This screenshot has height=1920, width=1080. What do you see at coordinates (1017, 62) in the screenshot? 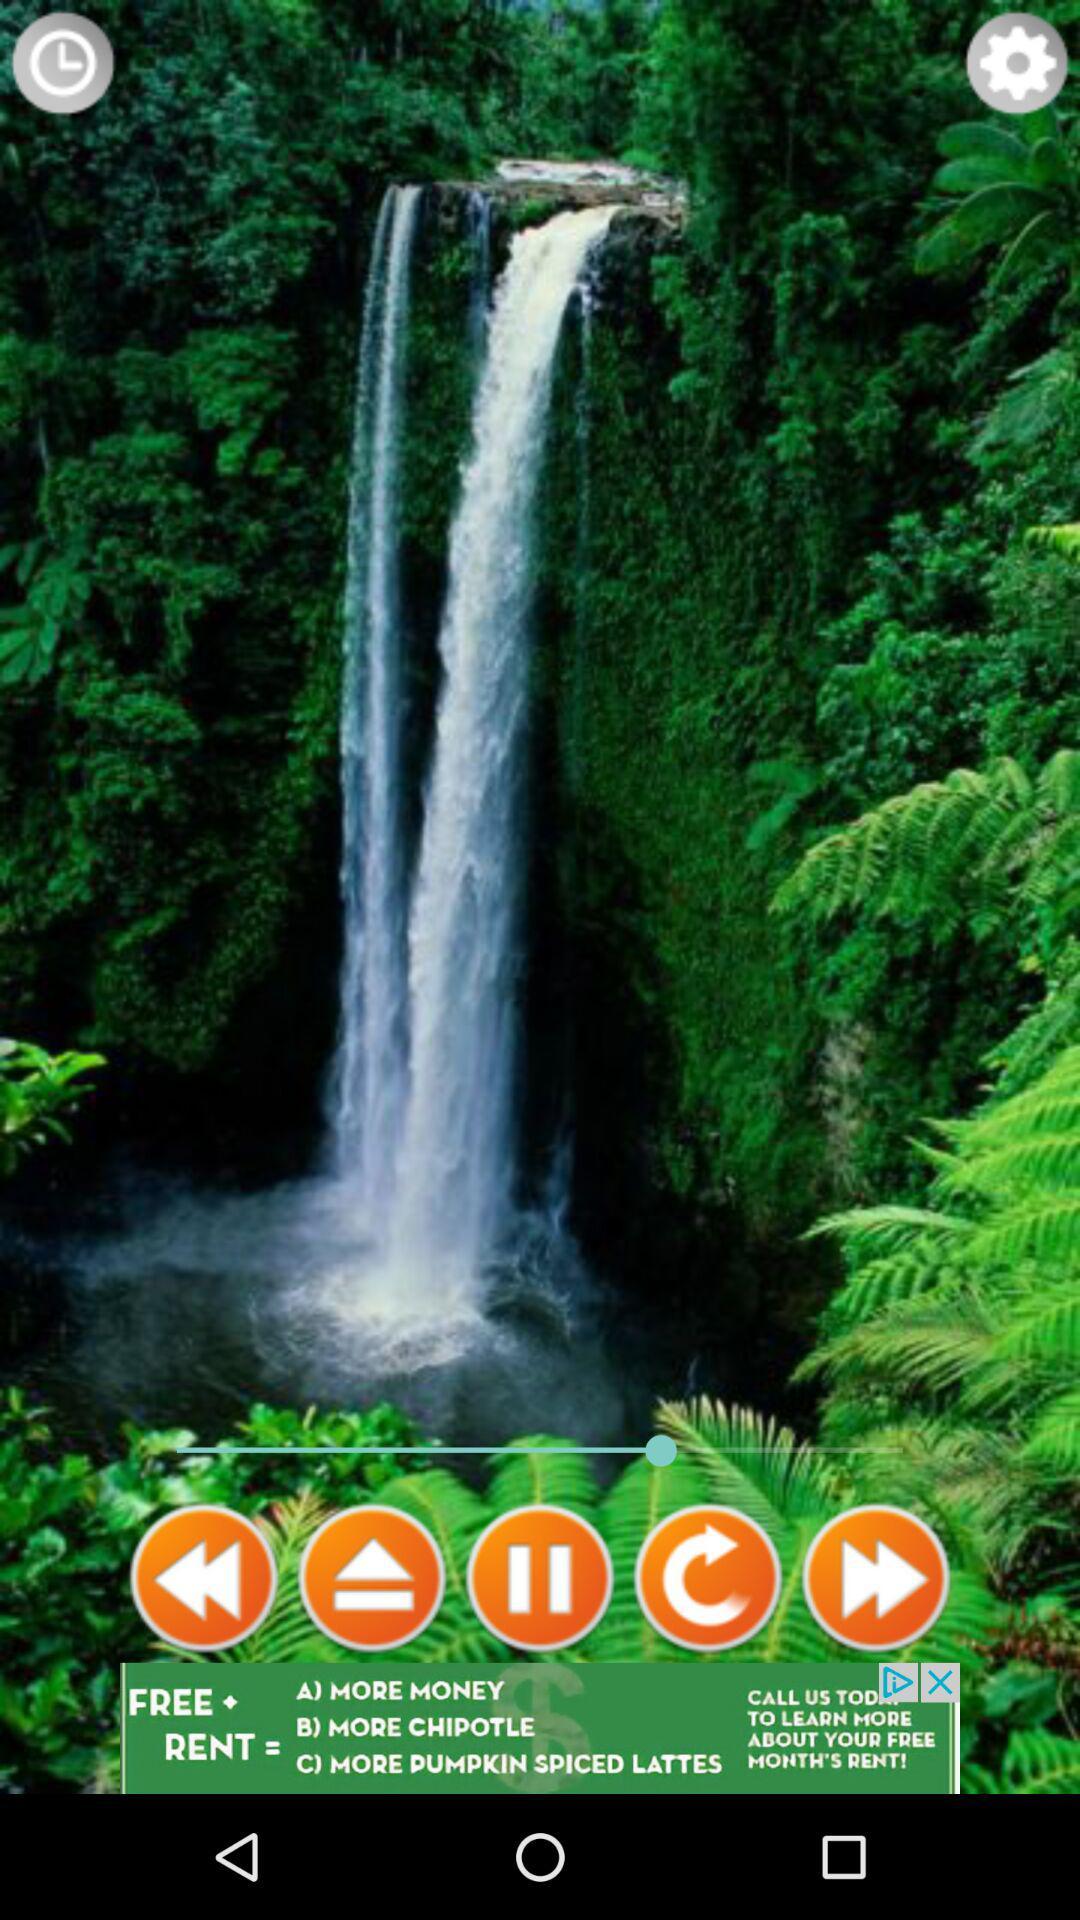
I see `open settings` at bounding box center [1017, 62].